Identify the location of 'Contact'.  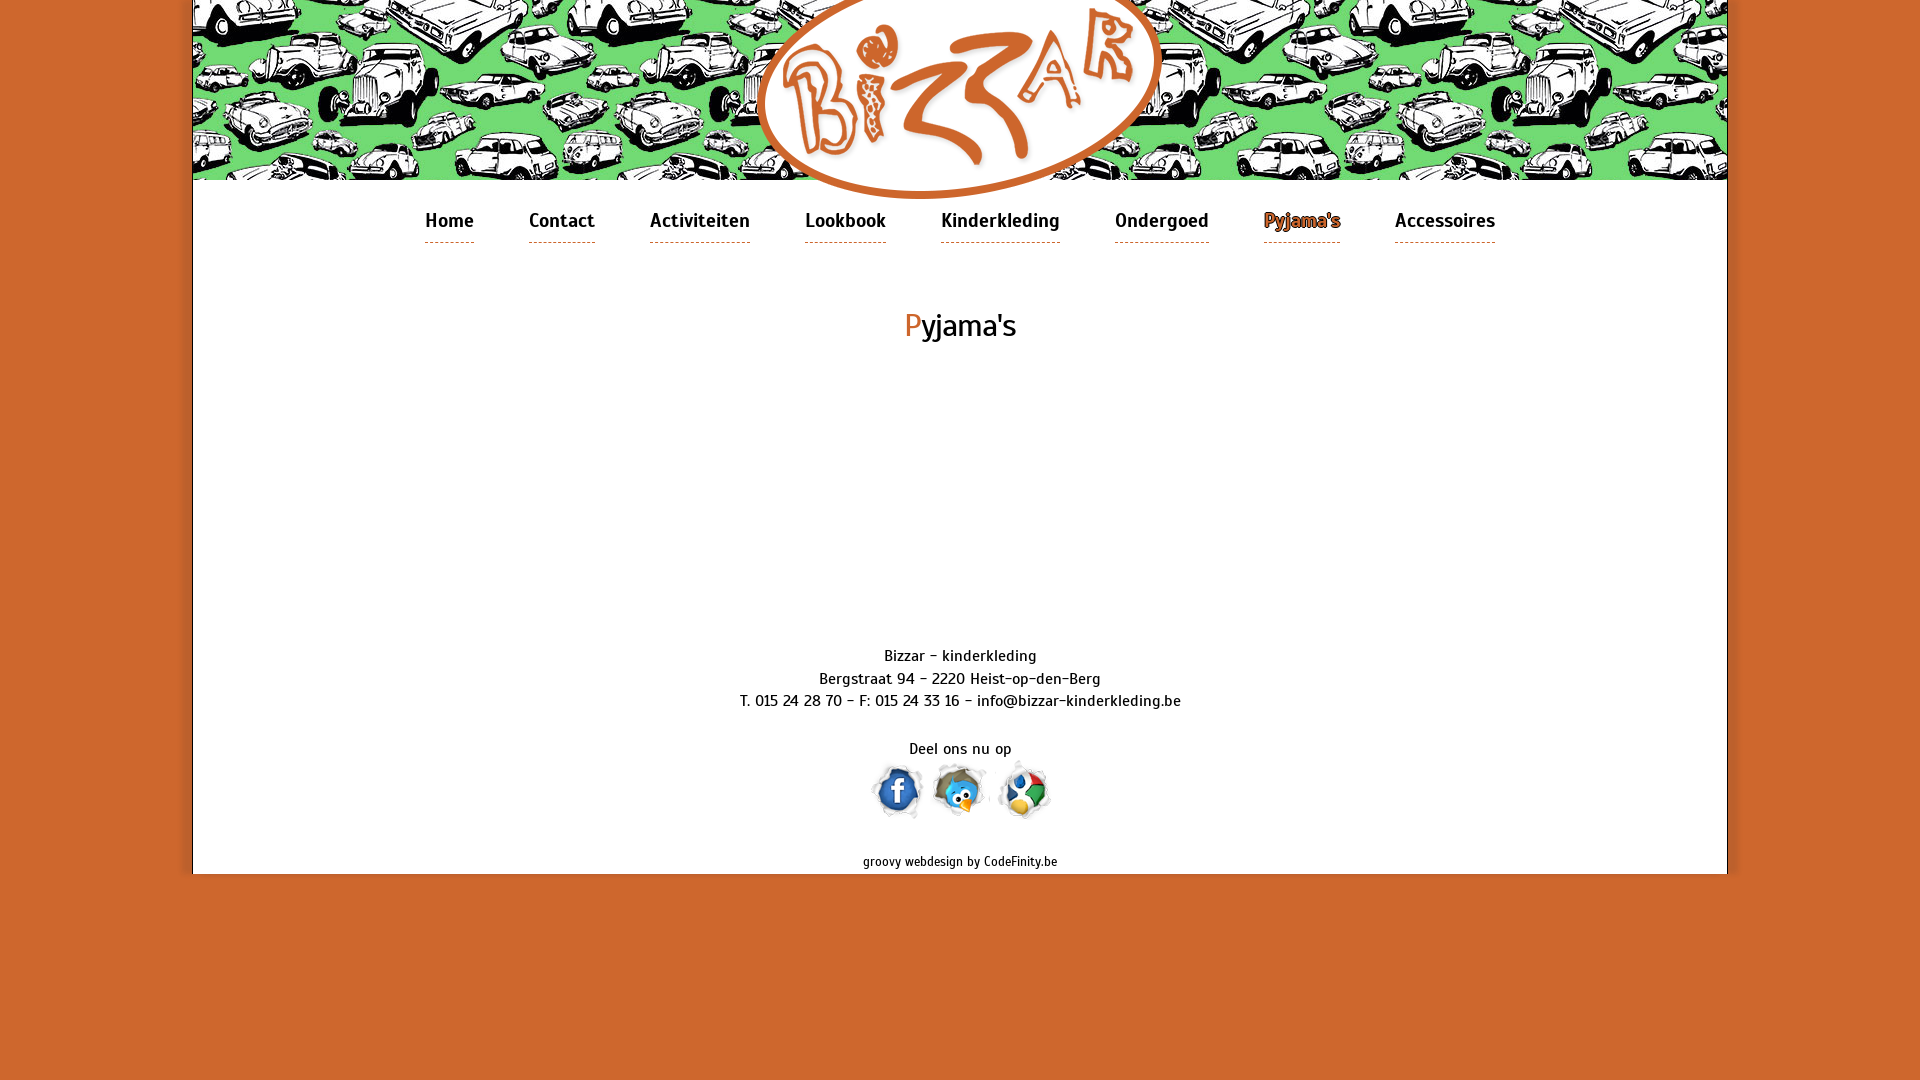
(560, 221).